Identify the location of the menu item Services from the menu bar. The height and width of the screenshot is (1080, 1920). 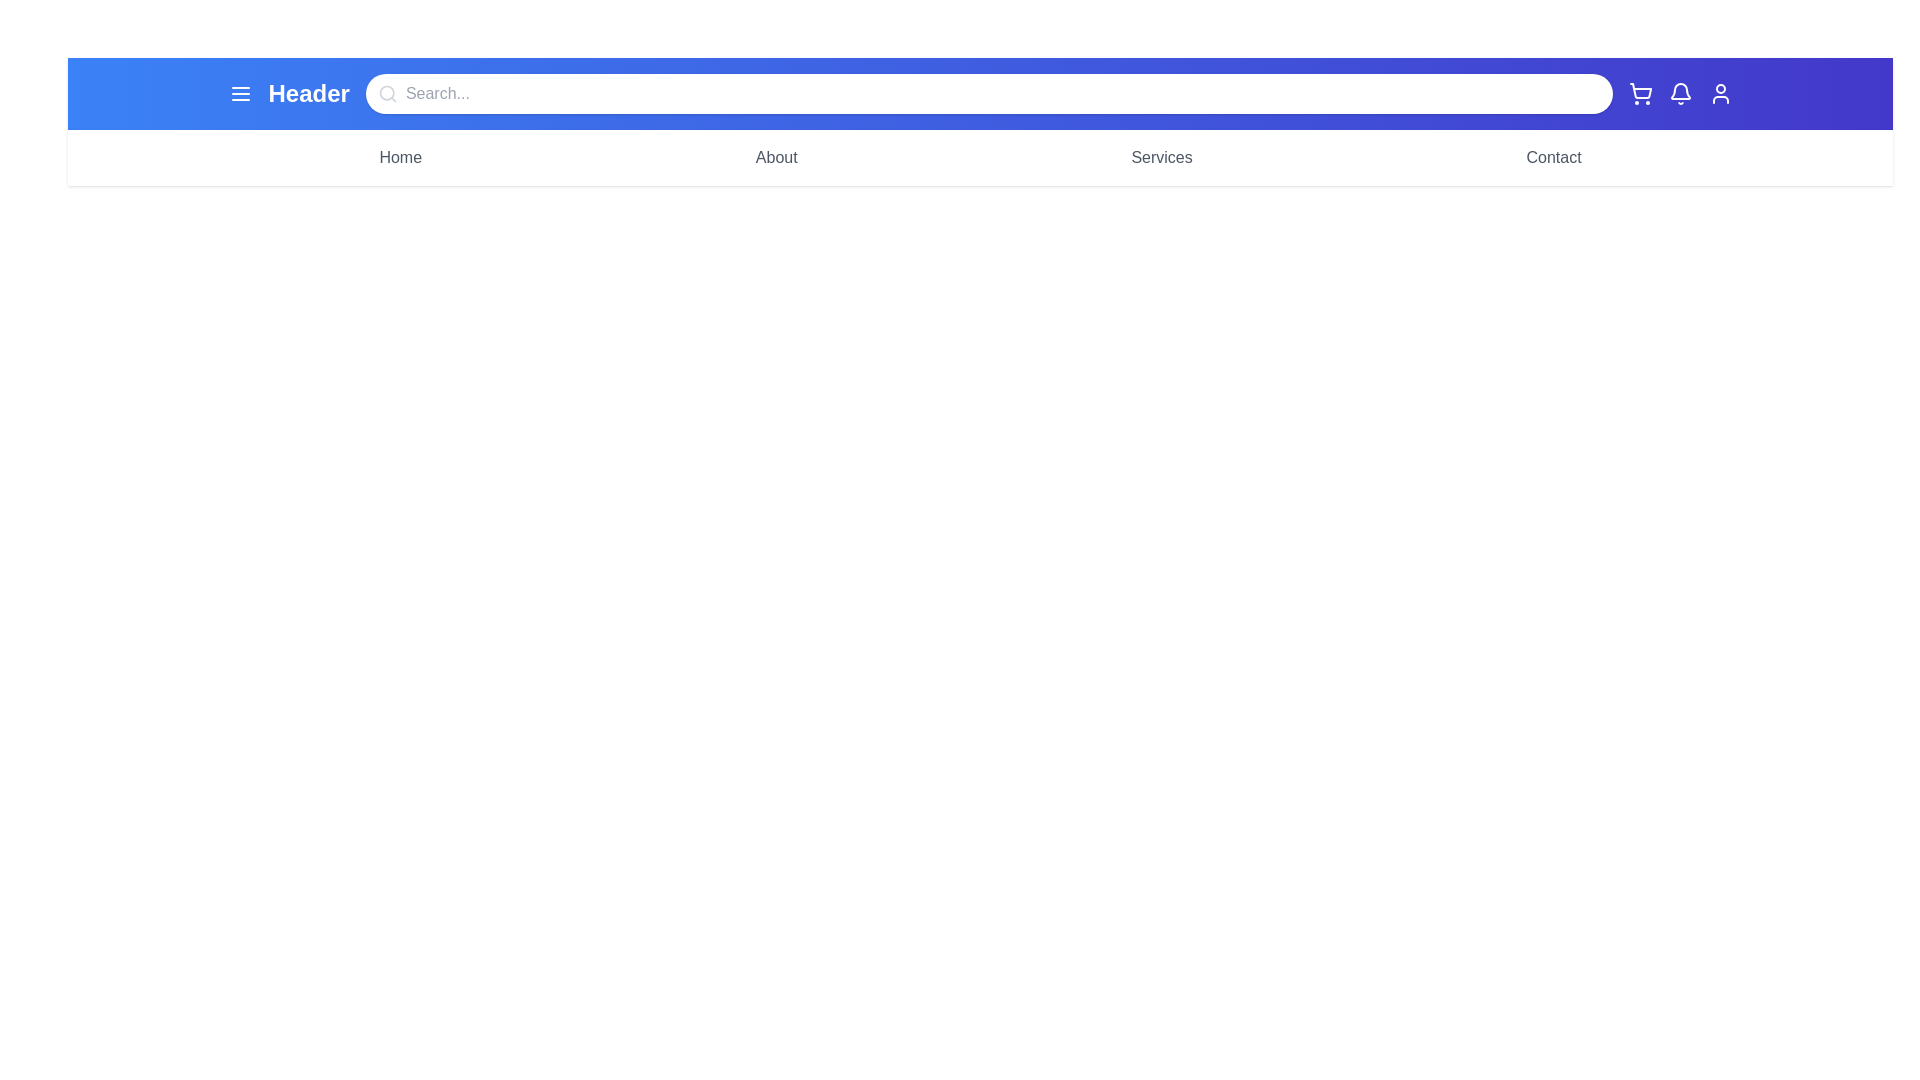
(1161, 157).